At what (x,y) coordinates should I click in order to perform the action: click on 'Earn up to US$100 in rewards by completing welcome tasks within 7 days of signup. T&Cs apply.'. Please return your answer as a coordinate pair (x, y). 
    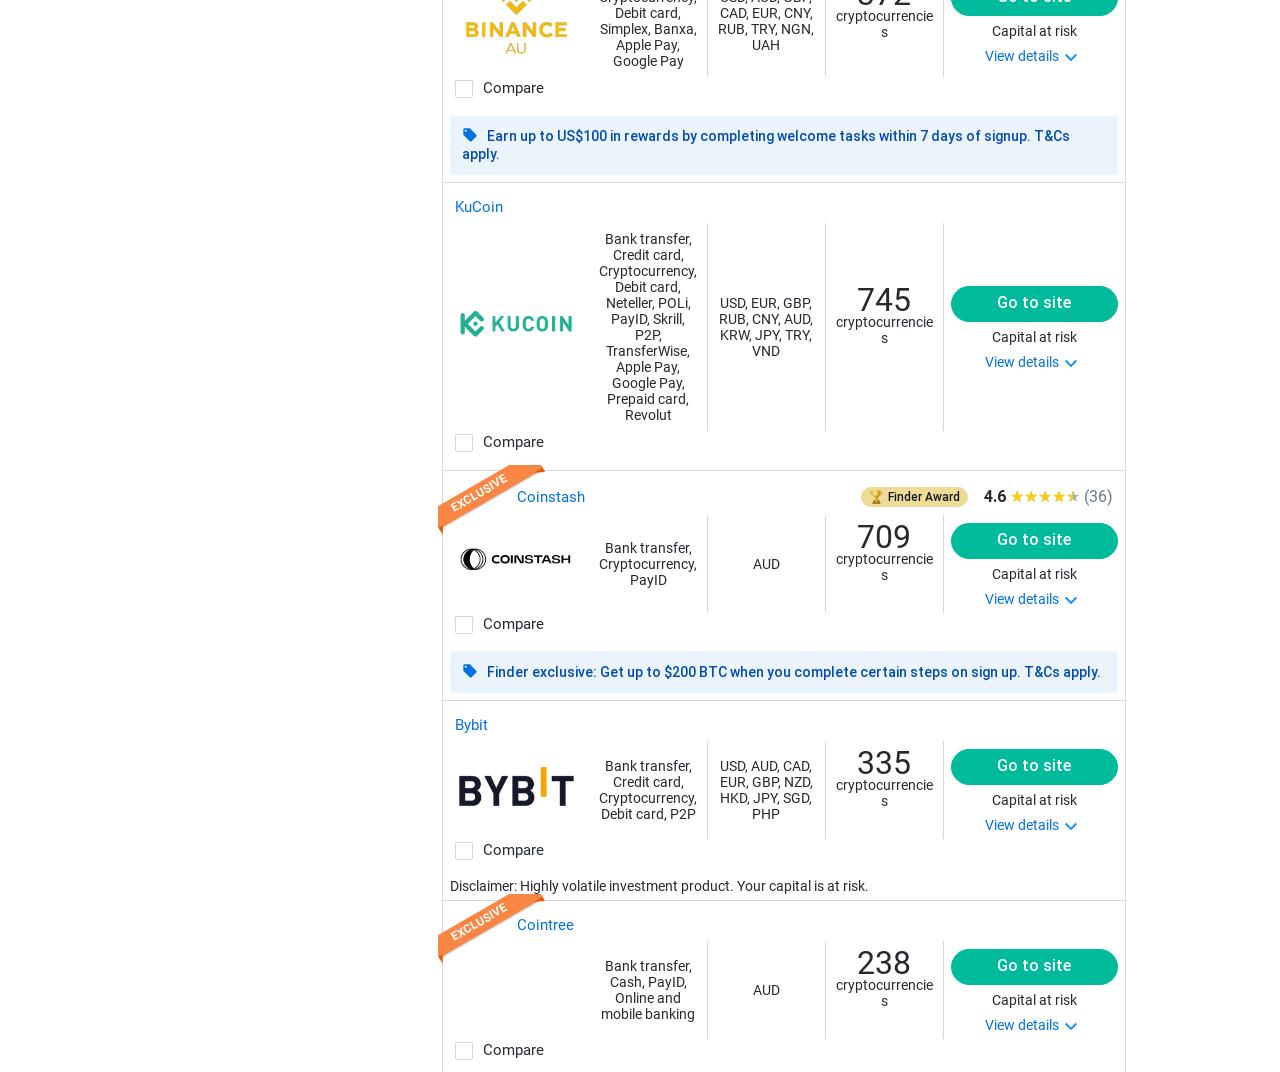
    Looking at the image, I should click on (764, 144).